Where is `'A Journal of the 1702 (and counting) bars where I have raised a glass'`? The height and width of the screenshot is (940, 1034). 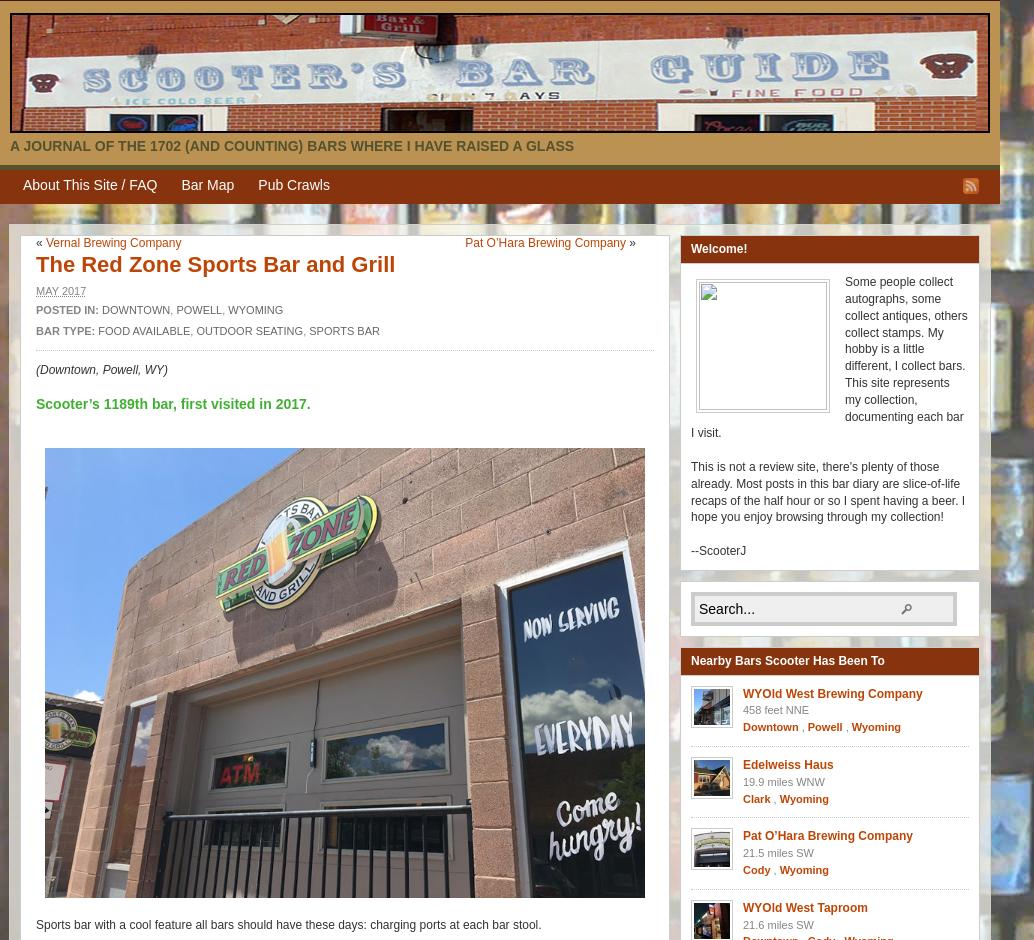
'A Journal of the 1702 (and counting) bars where I have raised a glass' is located at coordinates (291, 144).